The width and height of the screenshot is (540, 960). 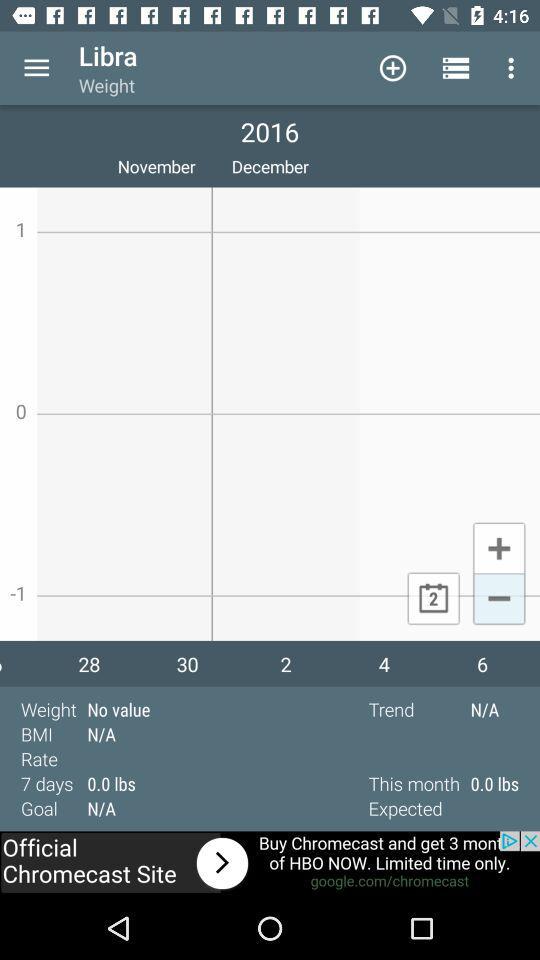 I want to click on the add icon, so click(x=498, y=547).